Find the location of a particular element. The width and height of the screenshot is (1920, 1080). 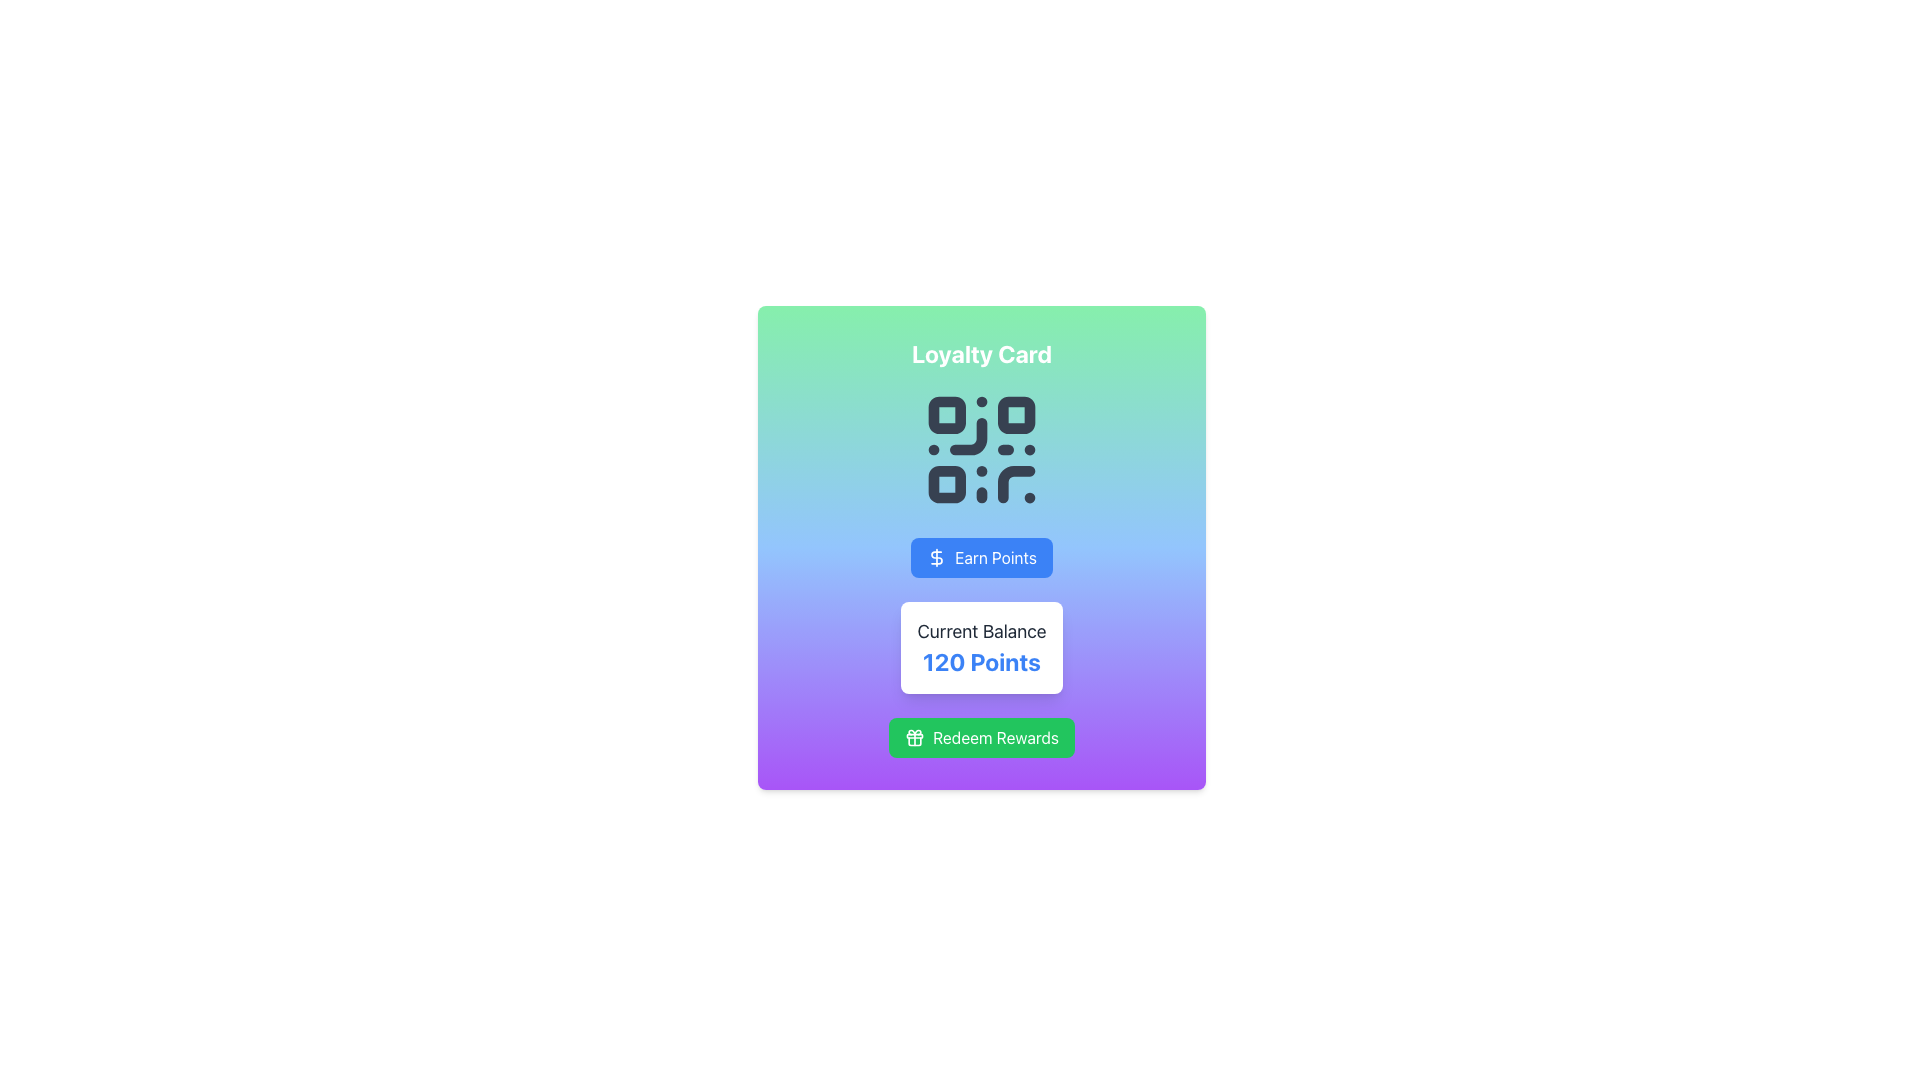

the 'Redeem Rewards' button which contains the rewards icon located at the bottom of the interface is located at coordinates (914, 737).